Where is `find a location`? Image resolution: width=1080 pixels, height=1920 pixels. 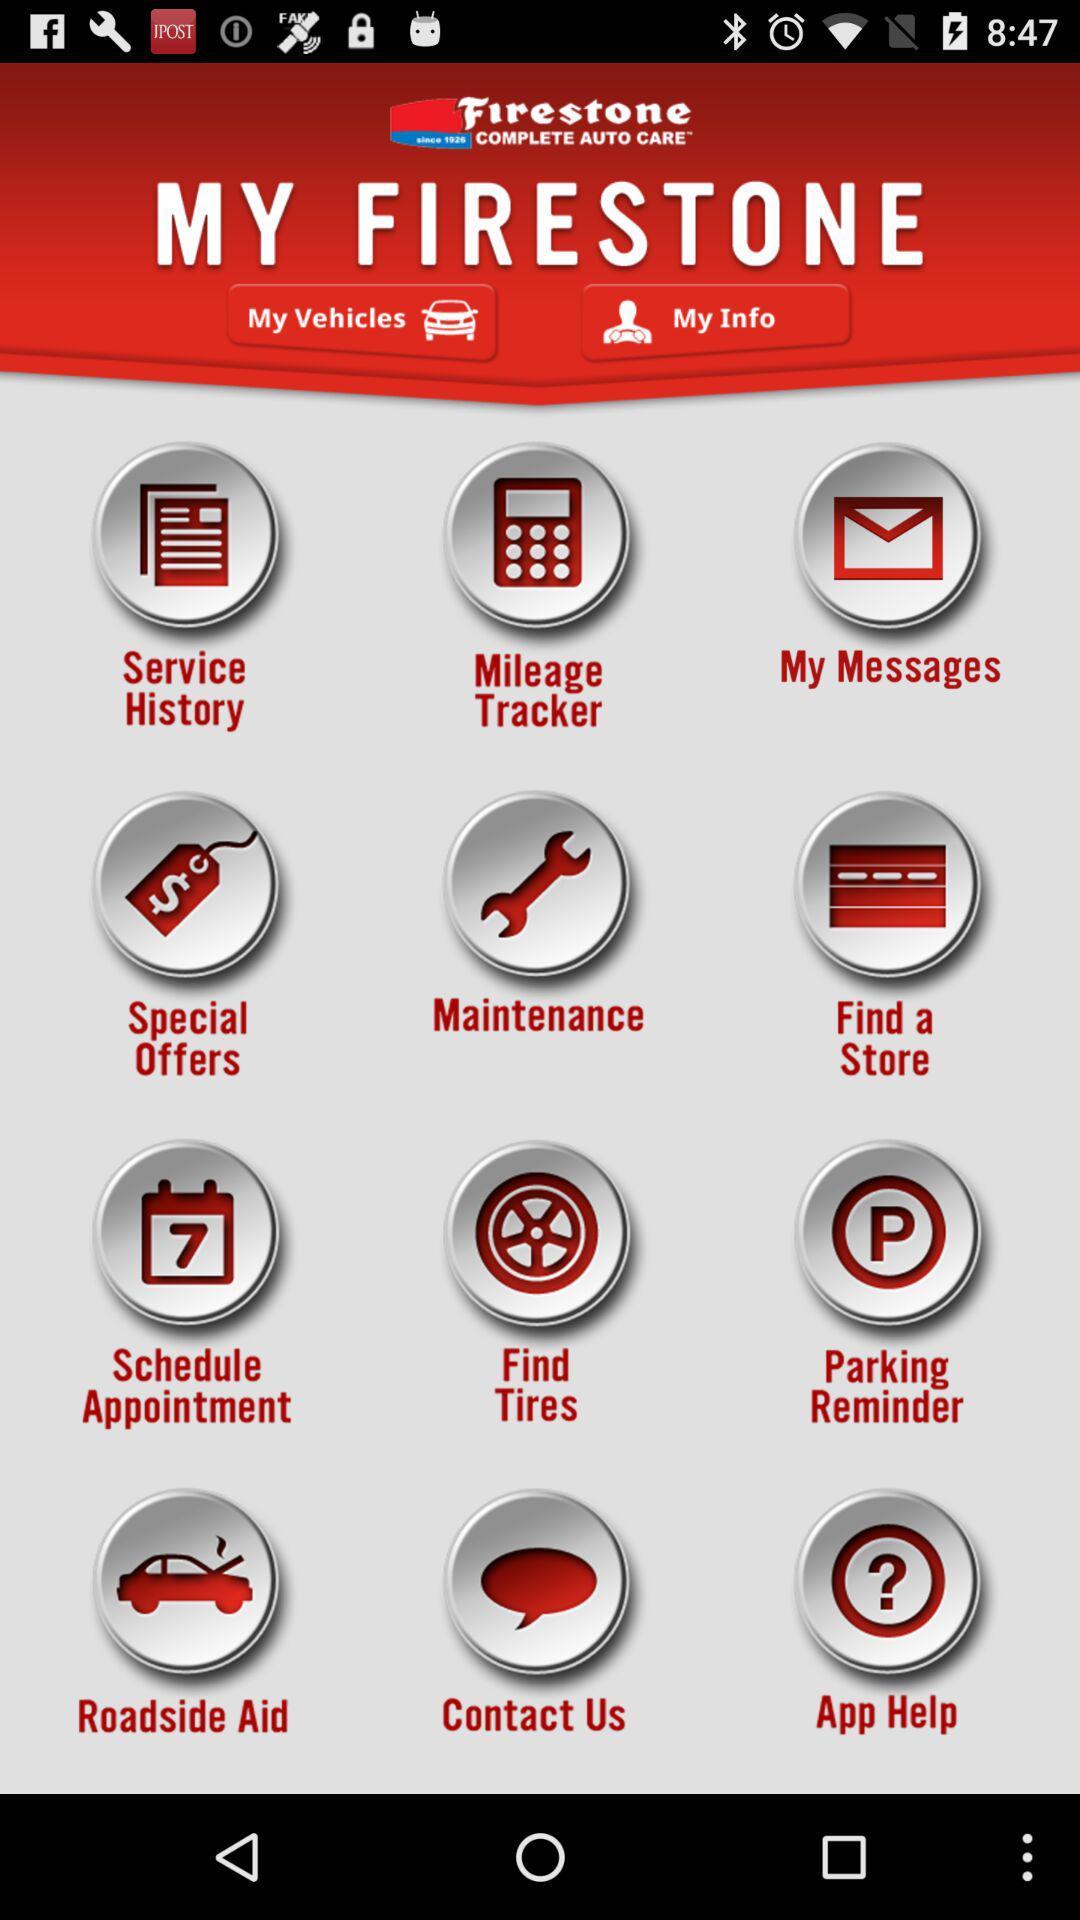
find a location is located at coordinates (890, 935).